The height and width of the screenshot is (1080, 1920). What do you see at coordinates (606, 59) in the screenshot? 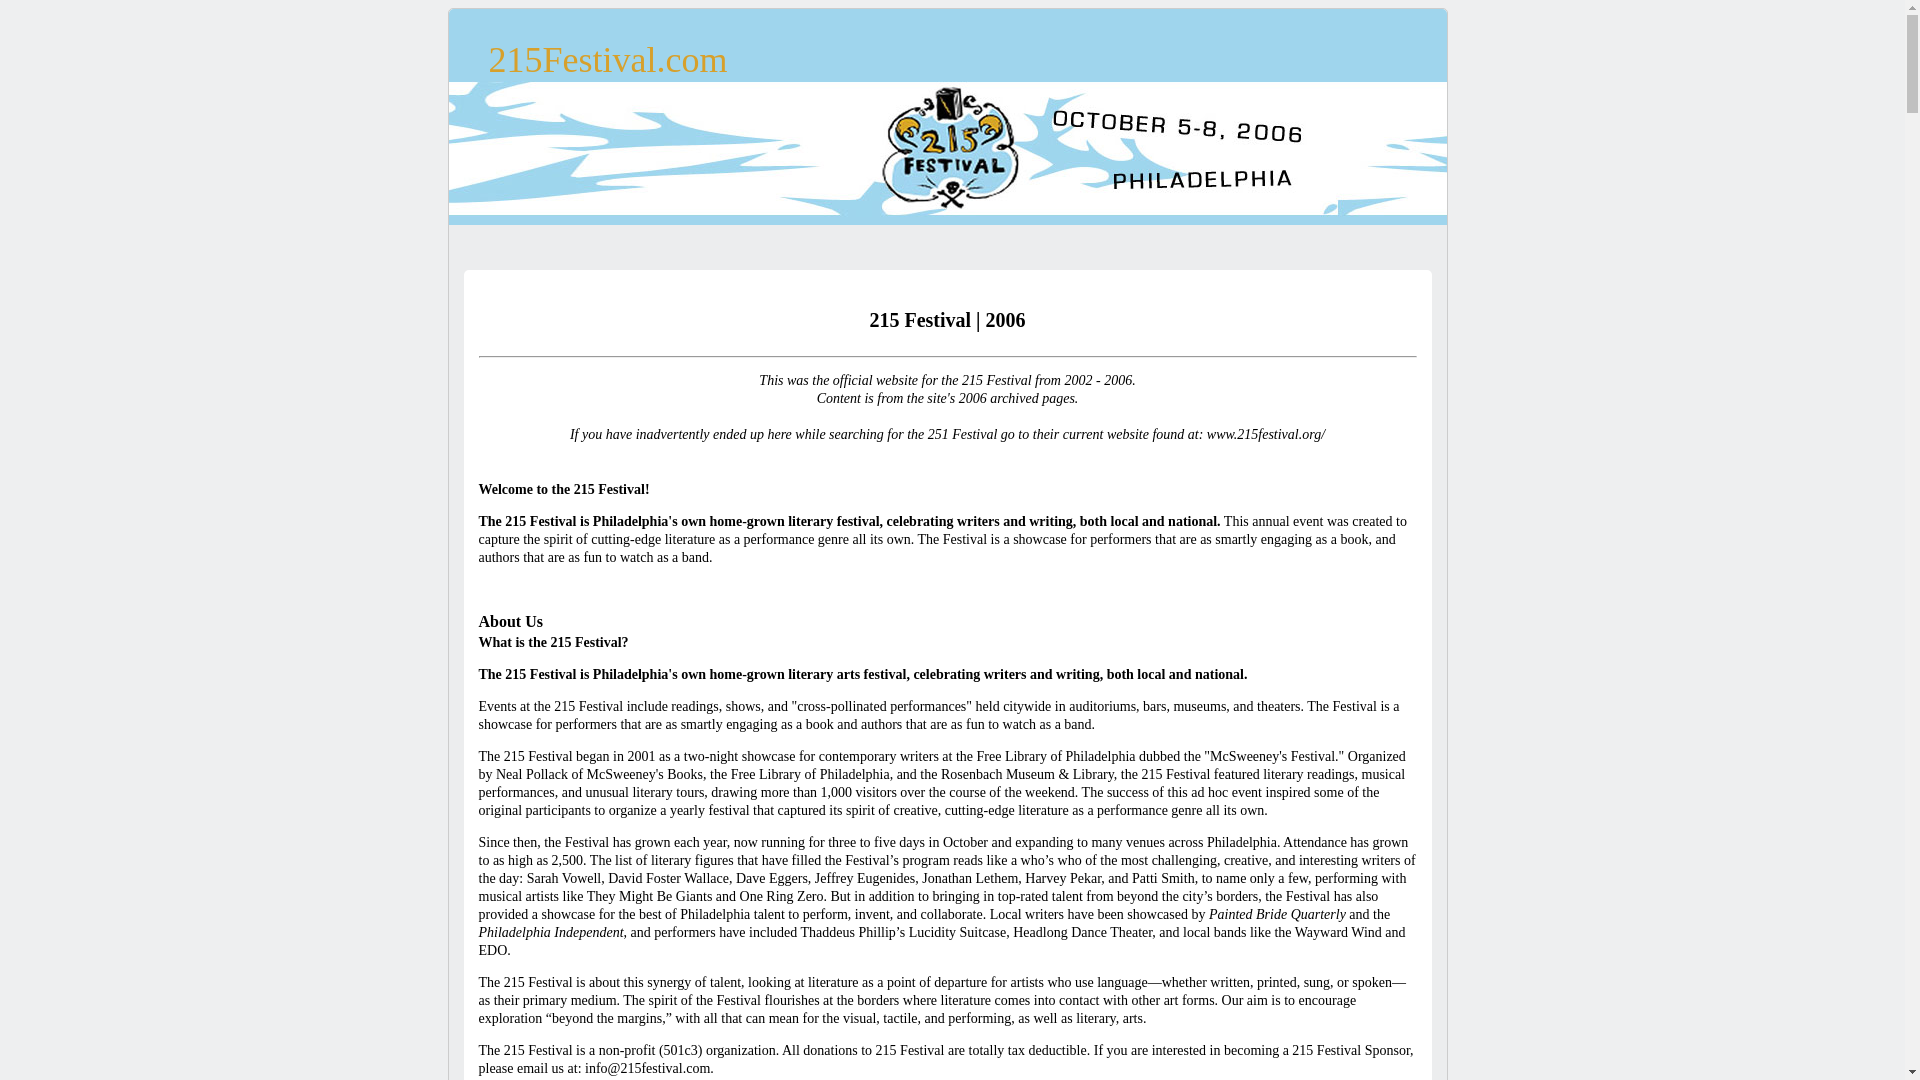
I see `'215Festival.com'` at bounding box center [606, 59].